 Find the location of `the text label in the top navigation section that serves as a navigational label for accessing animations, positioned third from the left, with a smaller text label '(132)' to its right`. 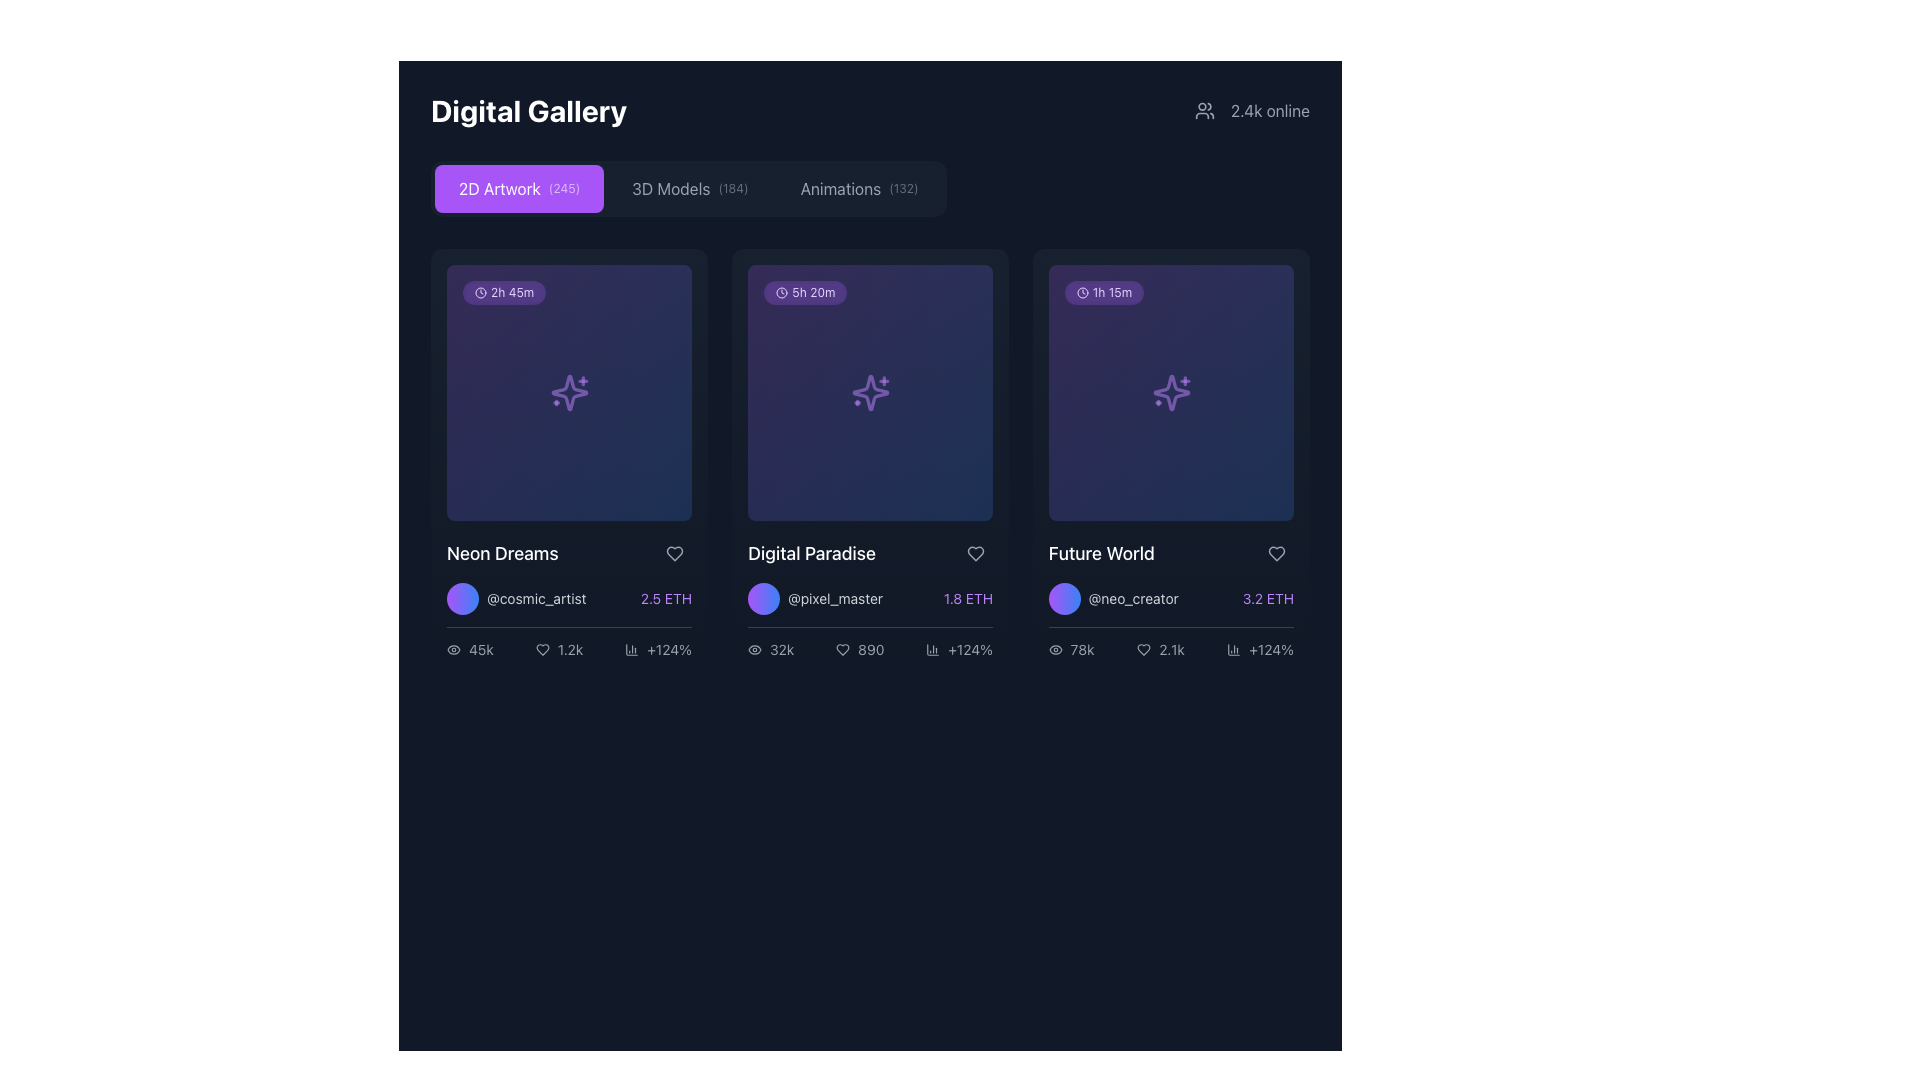

the text label in the top navigation section that serves as a navigational label for accessing animations, positioned third from the left, with a smaller text label '(132)' to its right is located at coordinates (840, 189).